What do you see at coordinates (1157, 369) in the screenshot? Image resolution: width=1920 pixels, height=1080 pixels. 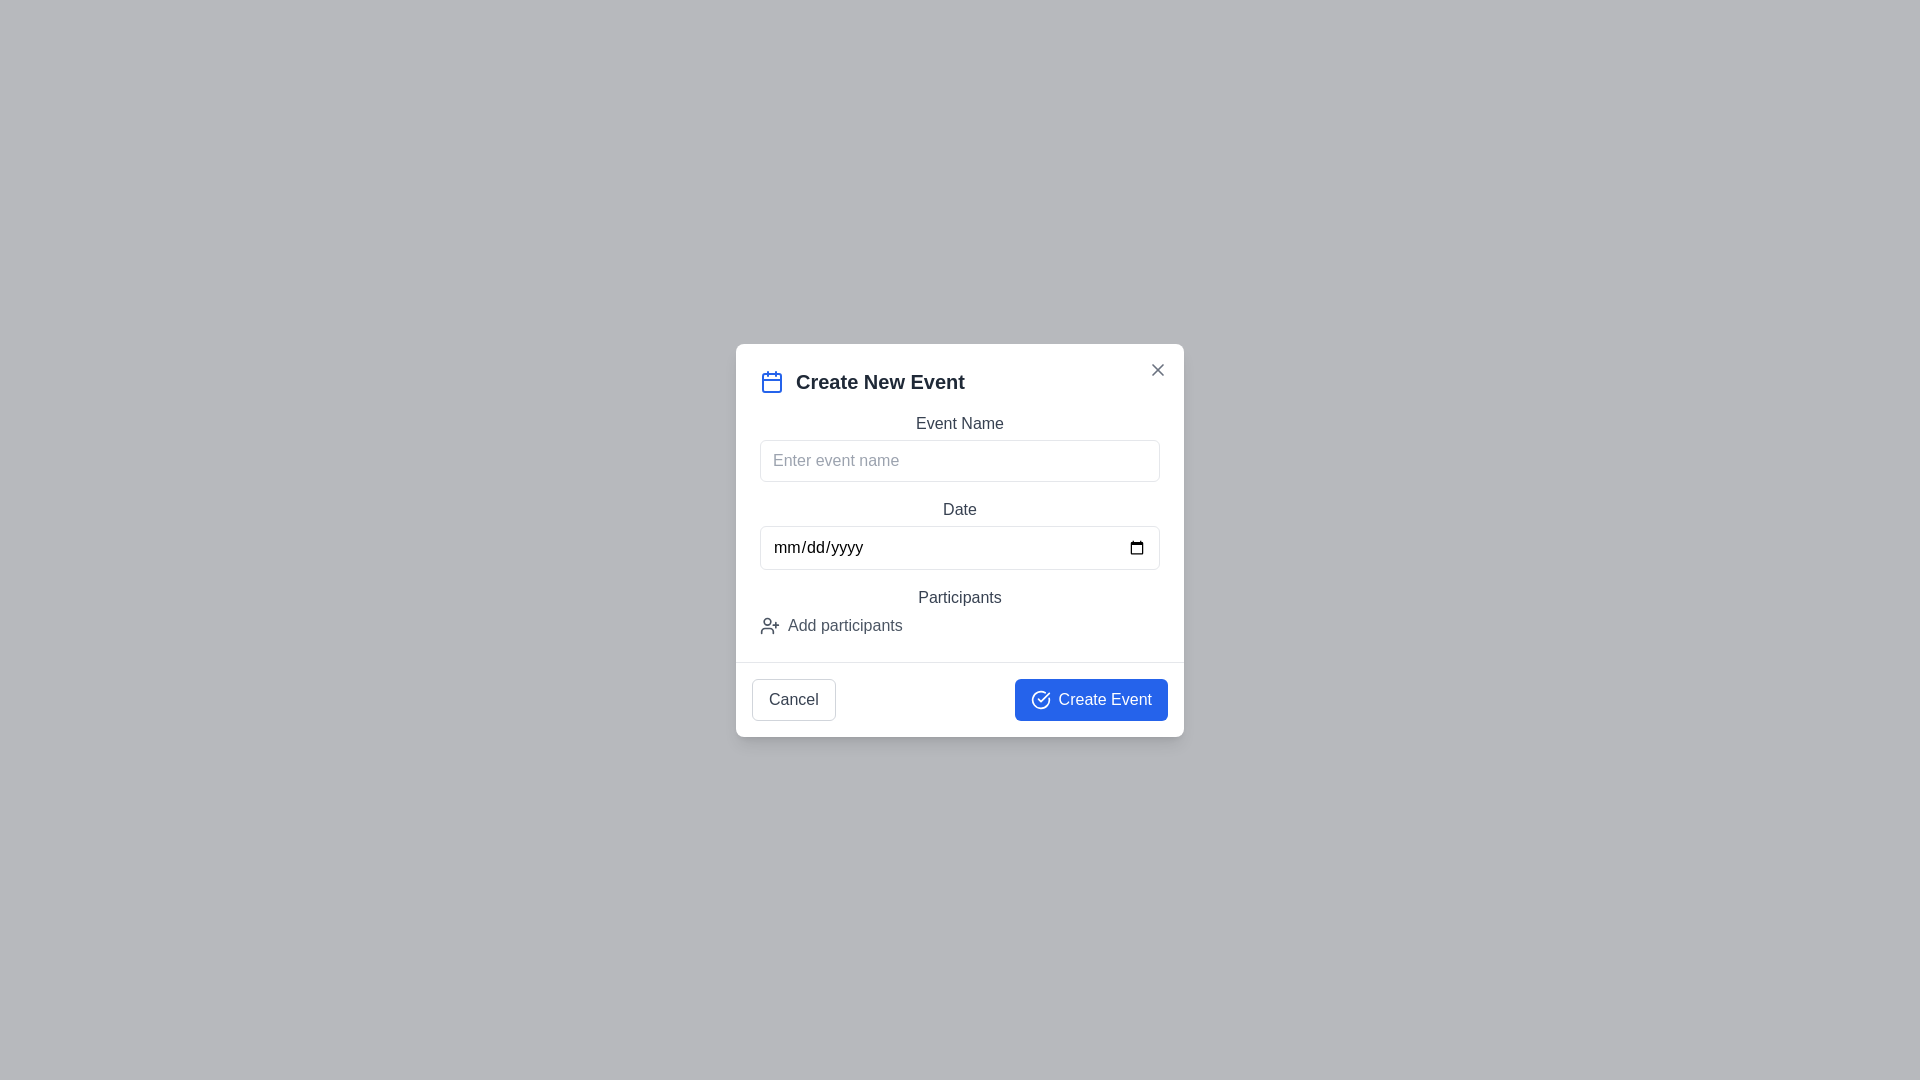 I see `the close button in the top-right corner of the 'Create New Event' modal` at bounding box center [1157, 369].